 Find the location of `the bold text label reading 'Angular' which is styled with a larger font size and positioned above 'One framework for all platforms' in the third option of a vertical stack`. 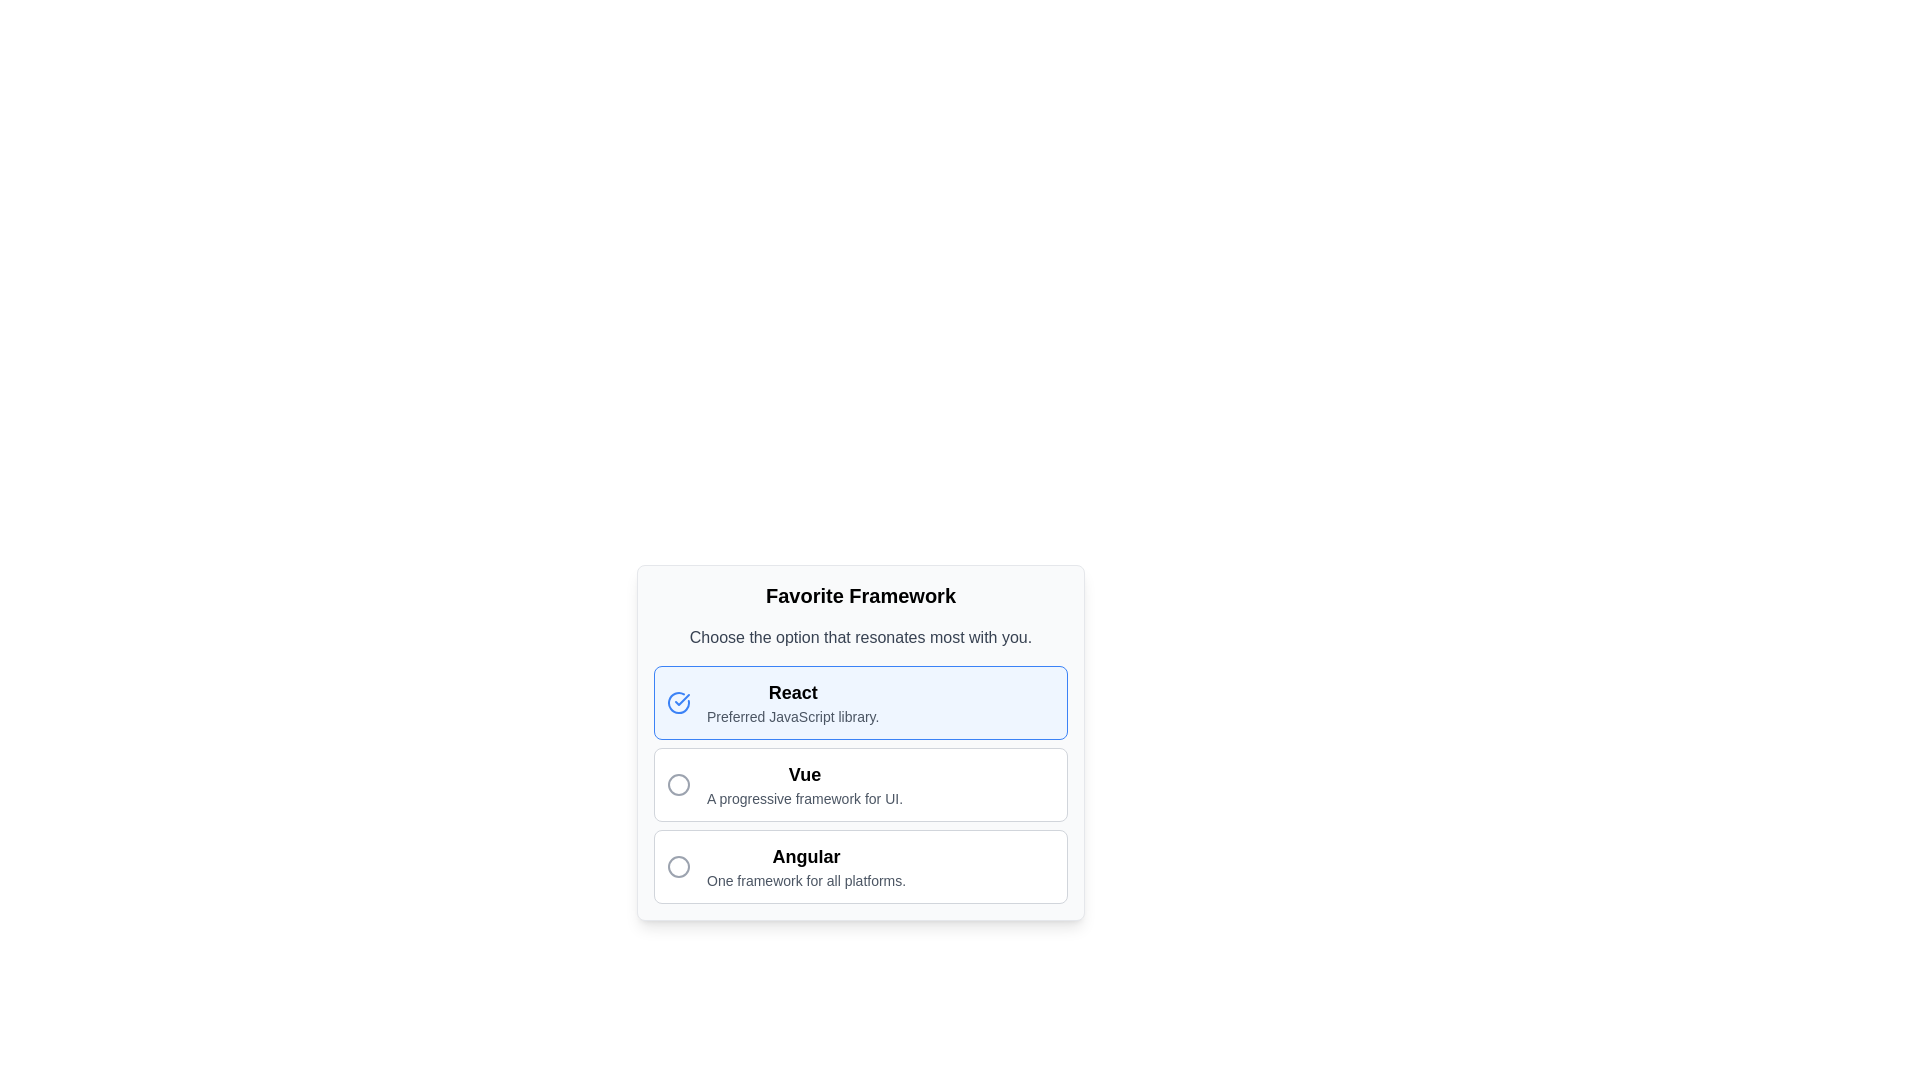

the bold text label reading 'Angular' which is styled with a larger font size and positioned above 'One framework for all platforms' in the third option of a vertical stack is located at coordinates (806, 855).